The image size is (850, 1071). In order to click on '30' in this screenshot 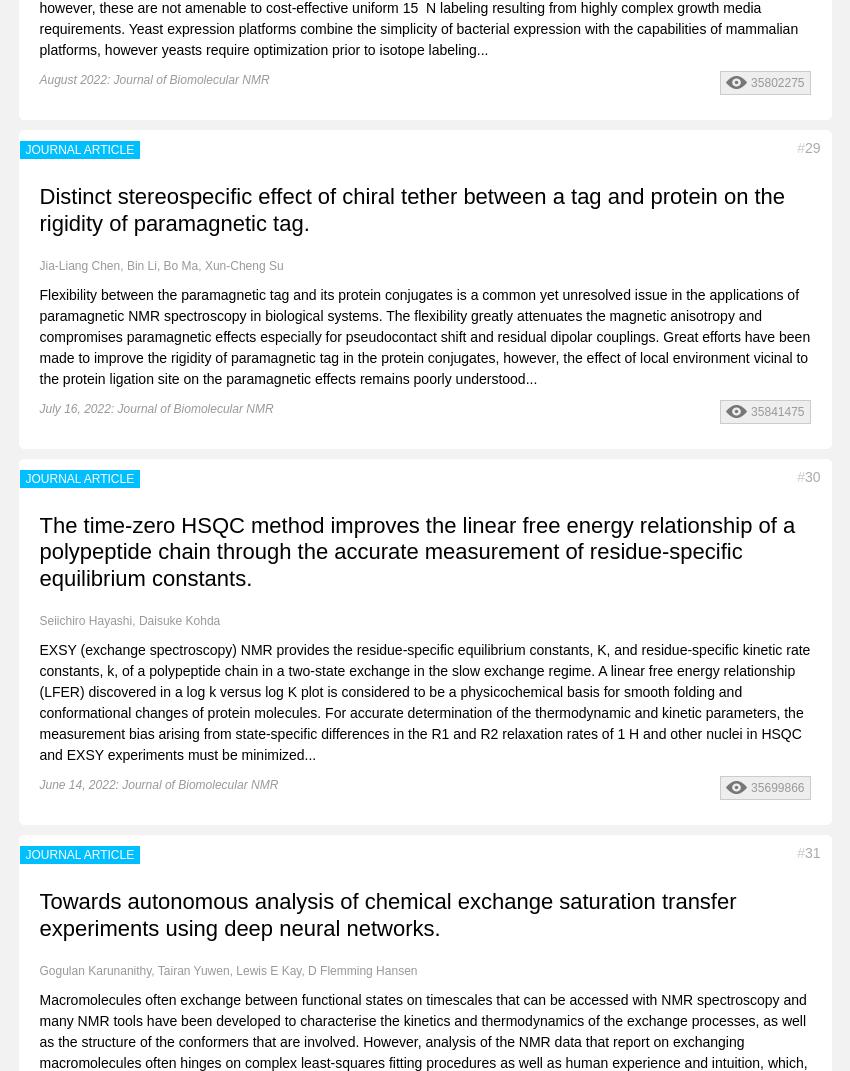, I will do `click(803, 476)`.